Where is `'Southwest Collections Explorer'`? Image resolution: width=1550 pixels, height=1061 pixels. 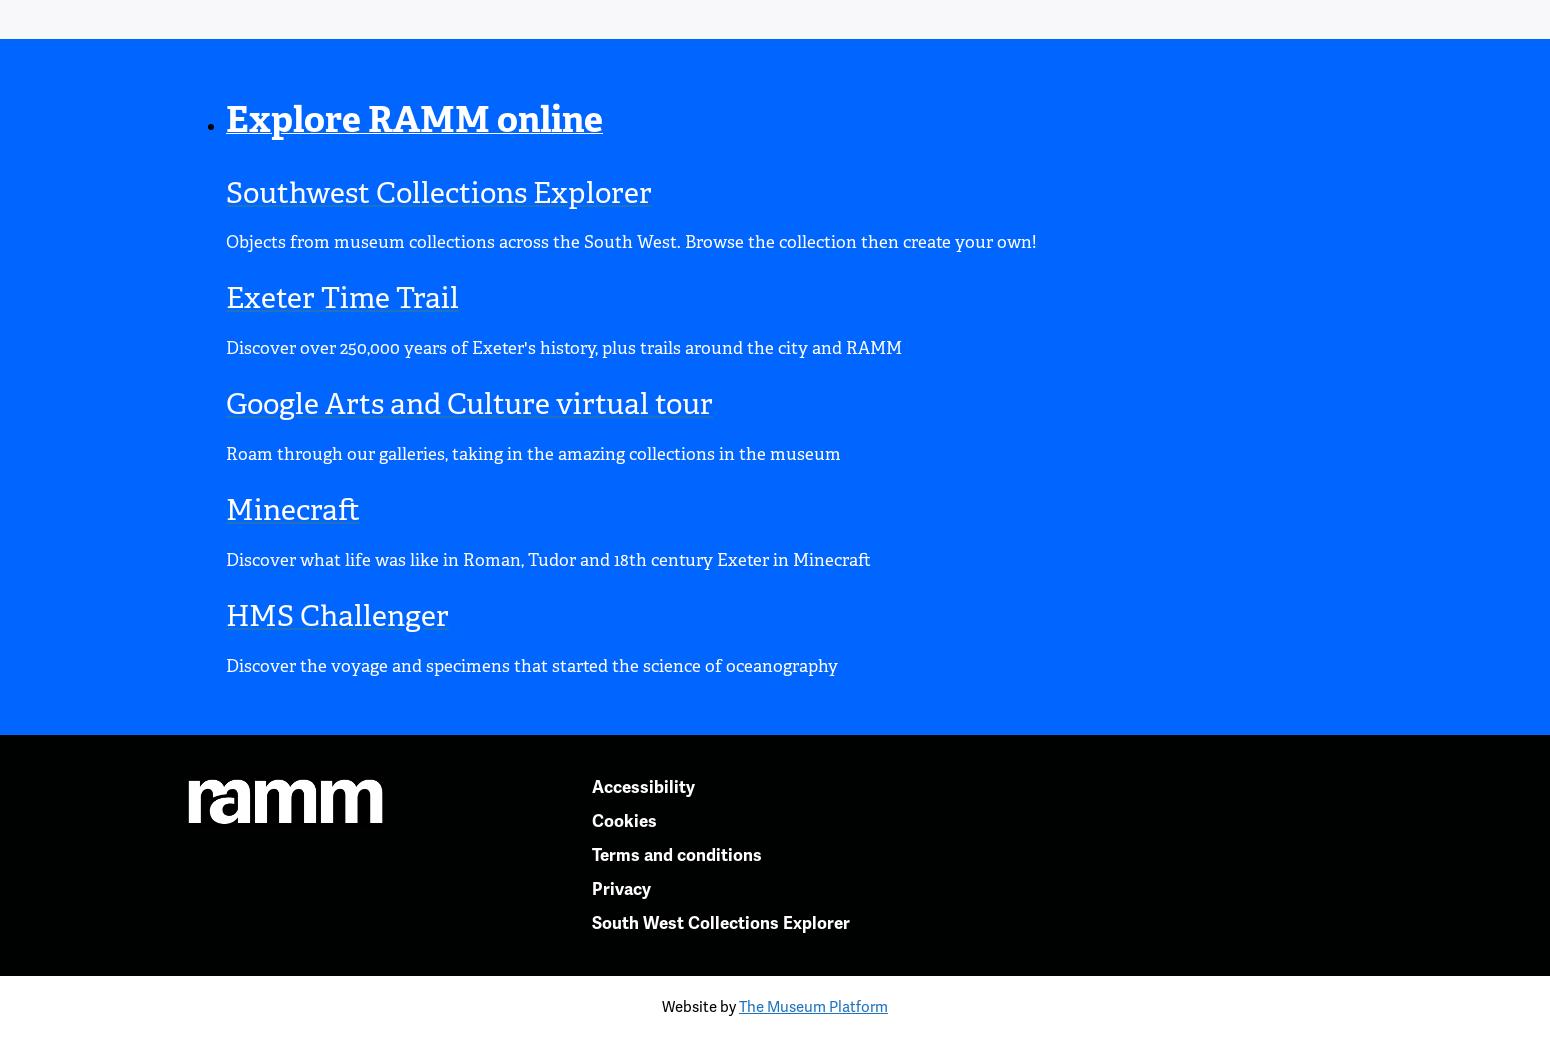 'Southwest Collections Explorer' is located at coordinates (438, 191).